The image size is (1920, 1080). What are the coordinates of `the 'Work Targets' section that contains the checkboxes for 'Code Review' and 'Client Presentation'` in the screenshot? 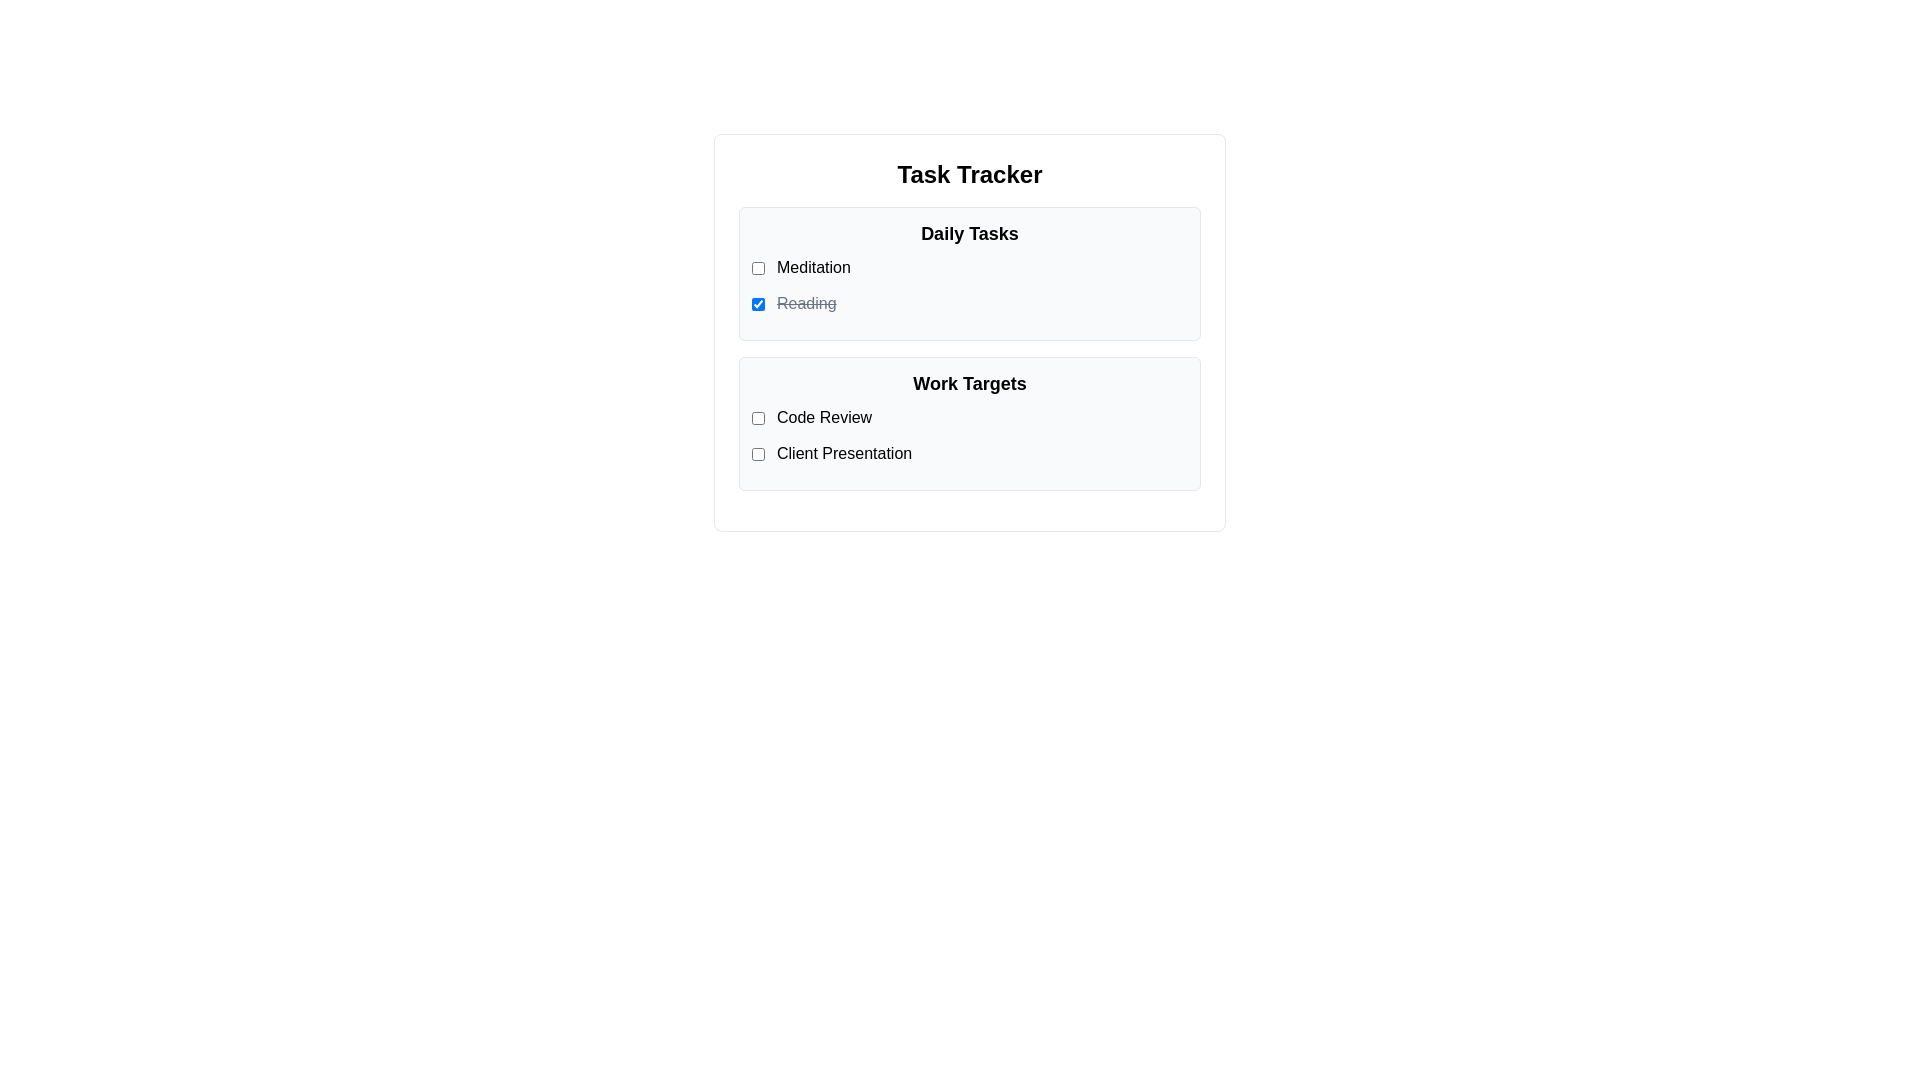 It's located at (969, 423).